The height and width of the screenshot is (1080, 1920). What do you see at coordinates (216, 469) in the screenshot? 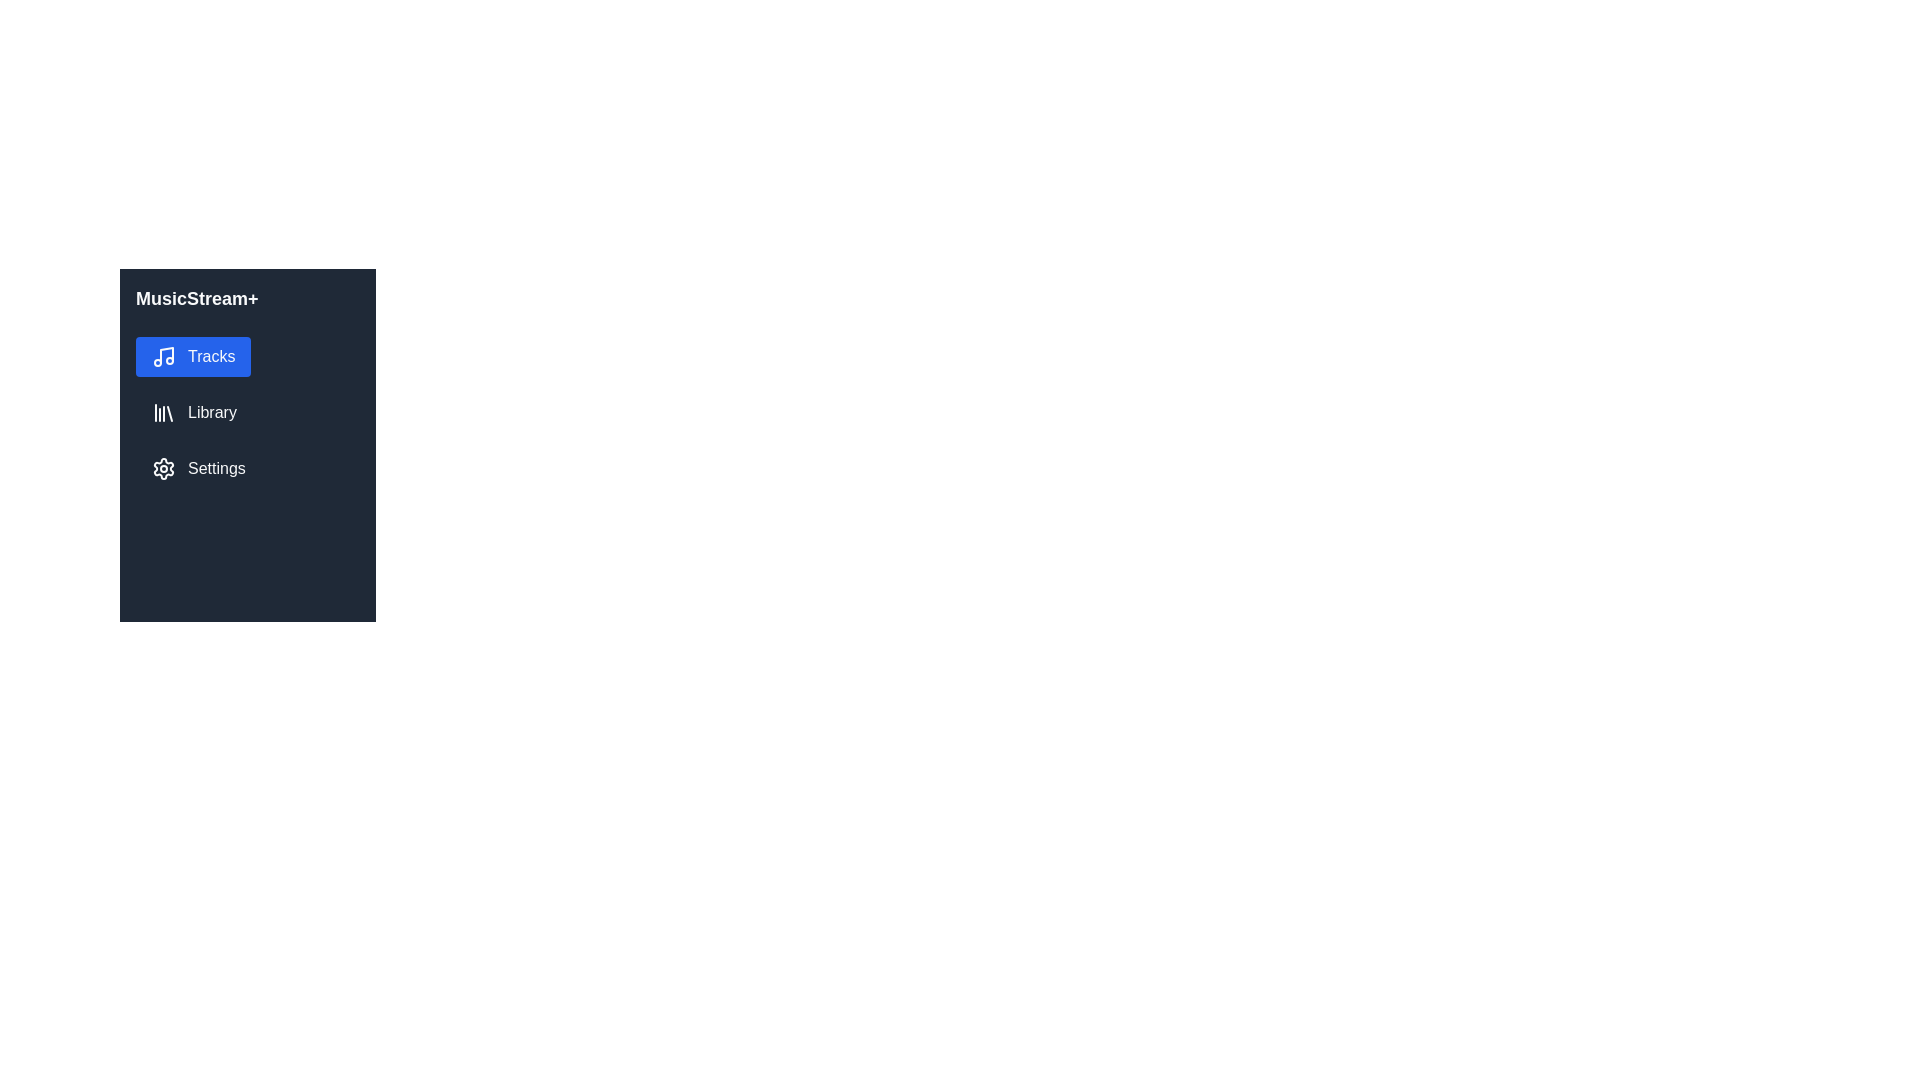
I see `the 'Settings' label in the sidebar` at bounding box center [216, 469].